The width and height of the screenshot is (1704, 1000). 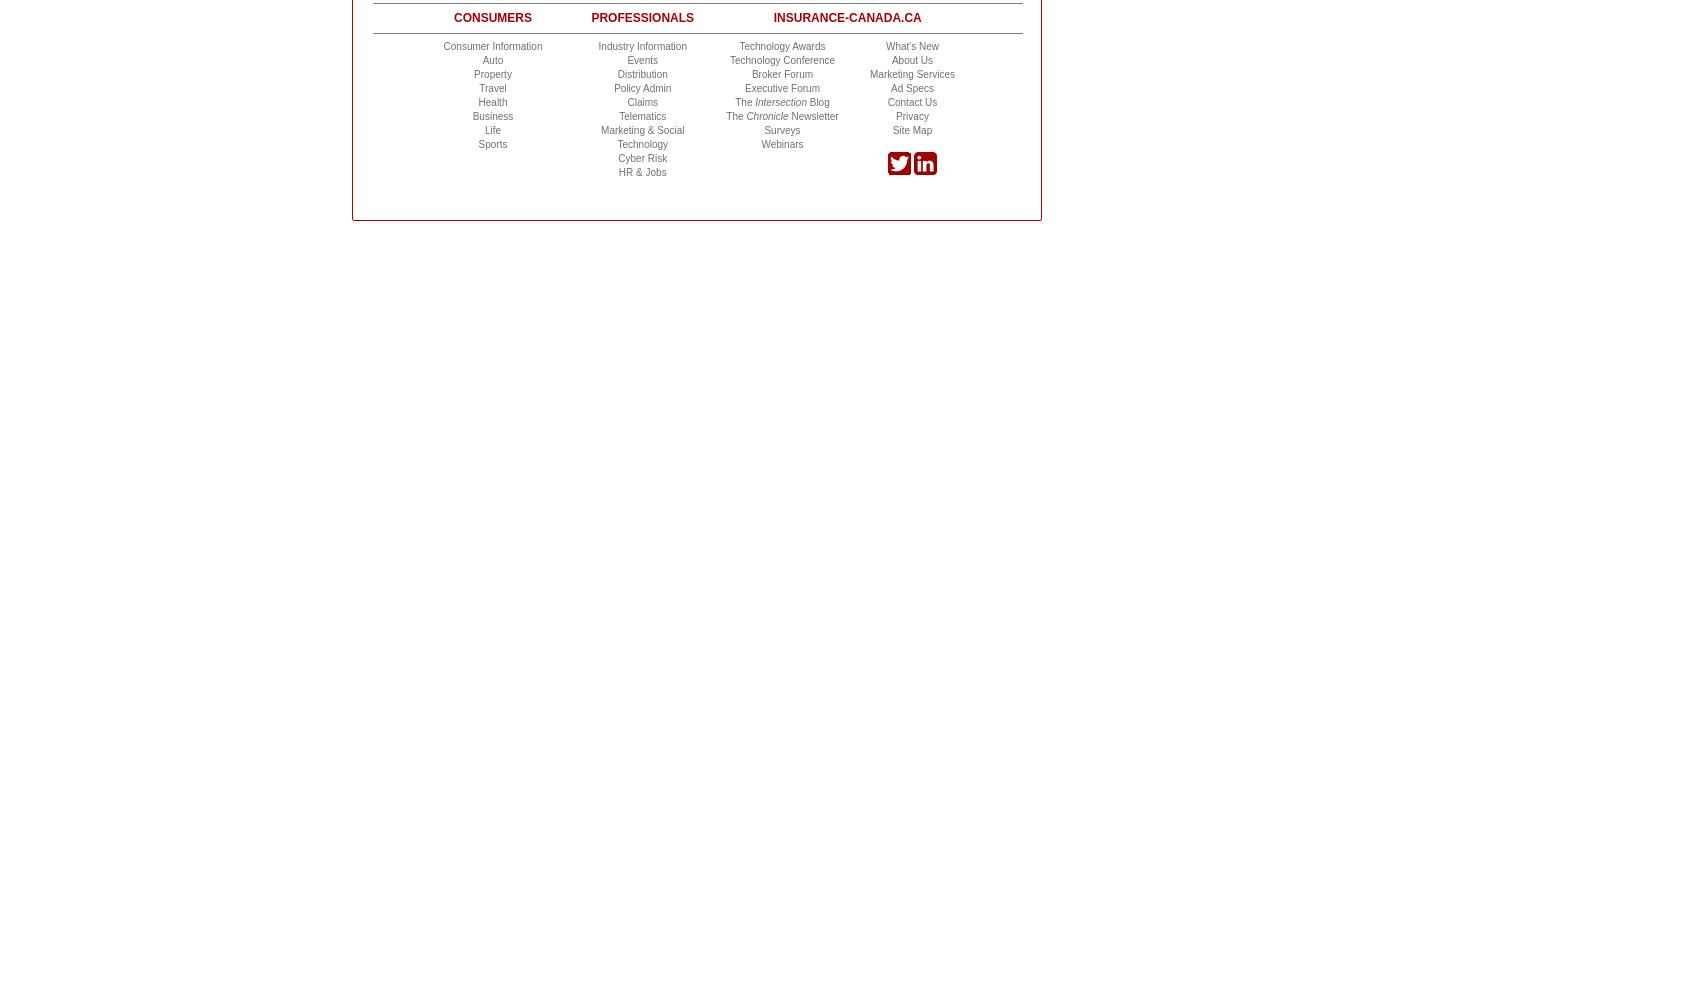 I want to click on 'Professionals', so click(x=641, y=18).